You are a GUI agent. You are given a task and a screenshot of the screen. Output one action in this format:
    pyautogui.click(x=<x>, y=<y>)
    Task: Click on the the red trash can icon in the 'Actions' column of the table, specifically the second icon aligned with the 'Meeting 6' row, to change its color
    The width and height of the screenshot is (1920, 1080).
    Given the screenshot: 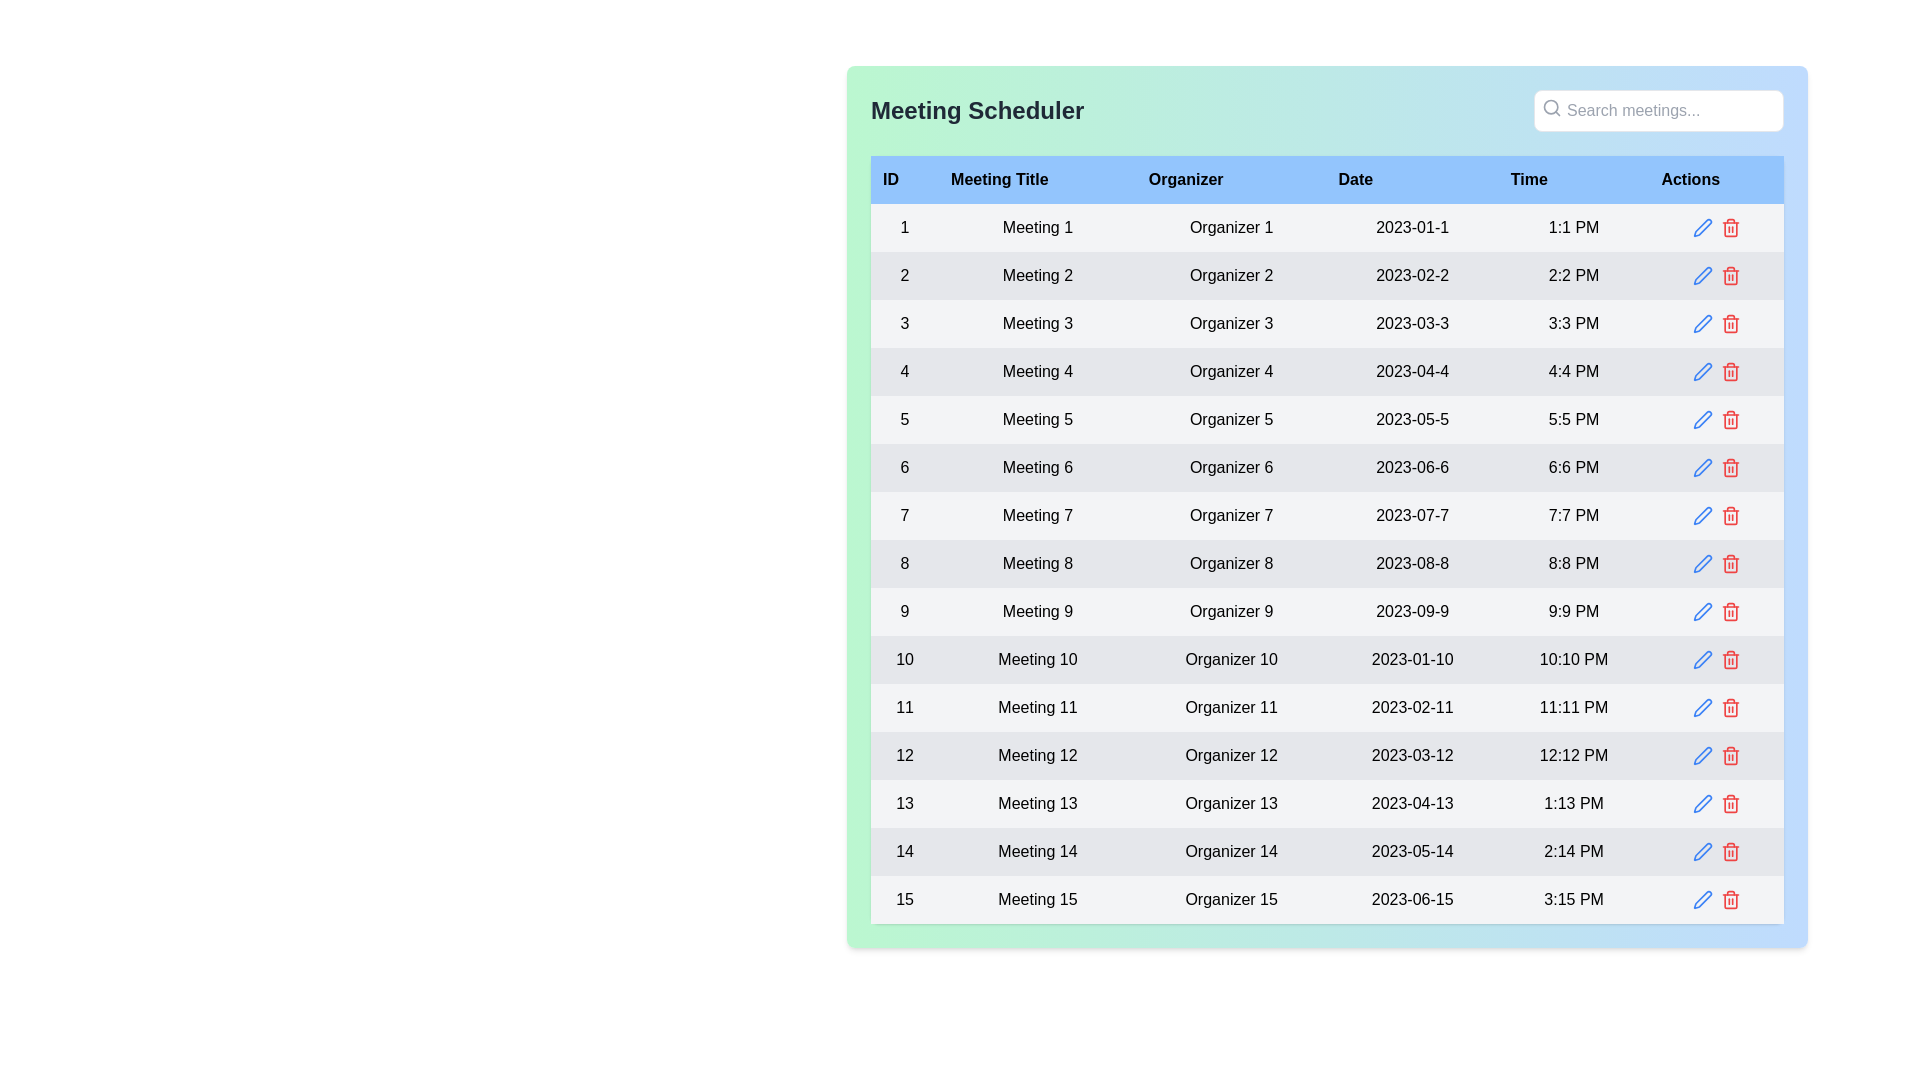 What is the action you would take?
    pyautogui.click(x=1729, y=467)
    